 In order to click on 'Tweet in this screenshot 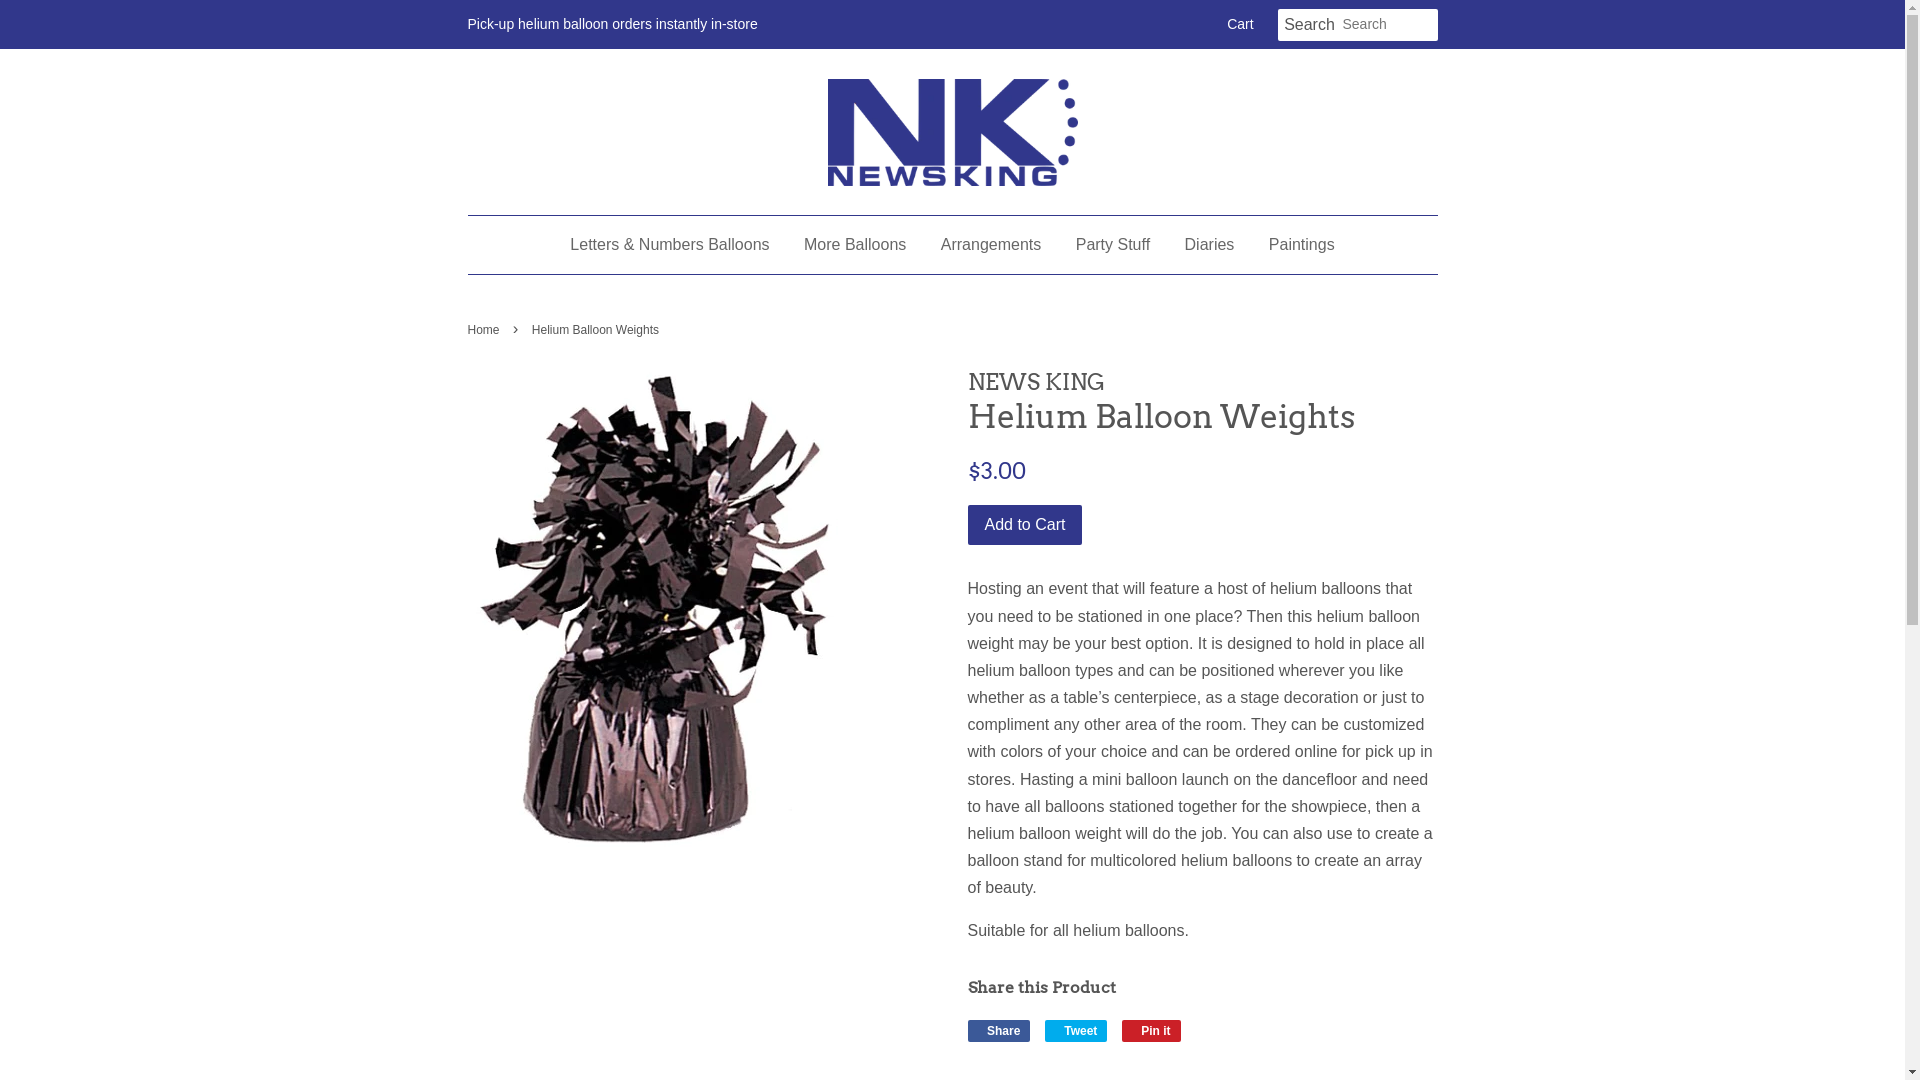, I will do `click(1075, 1030)`.